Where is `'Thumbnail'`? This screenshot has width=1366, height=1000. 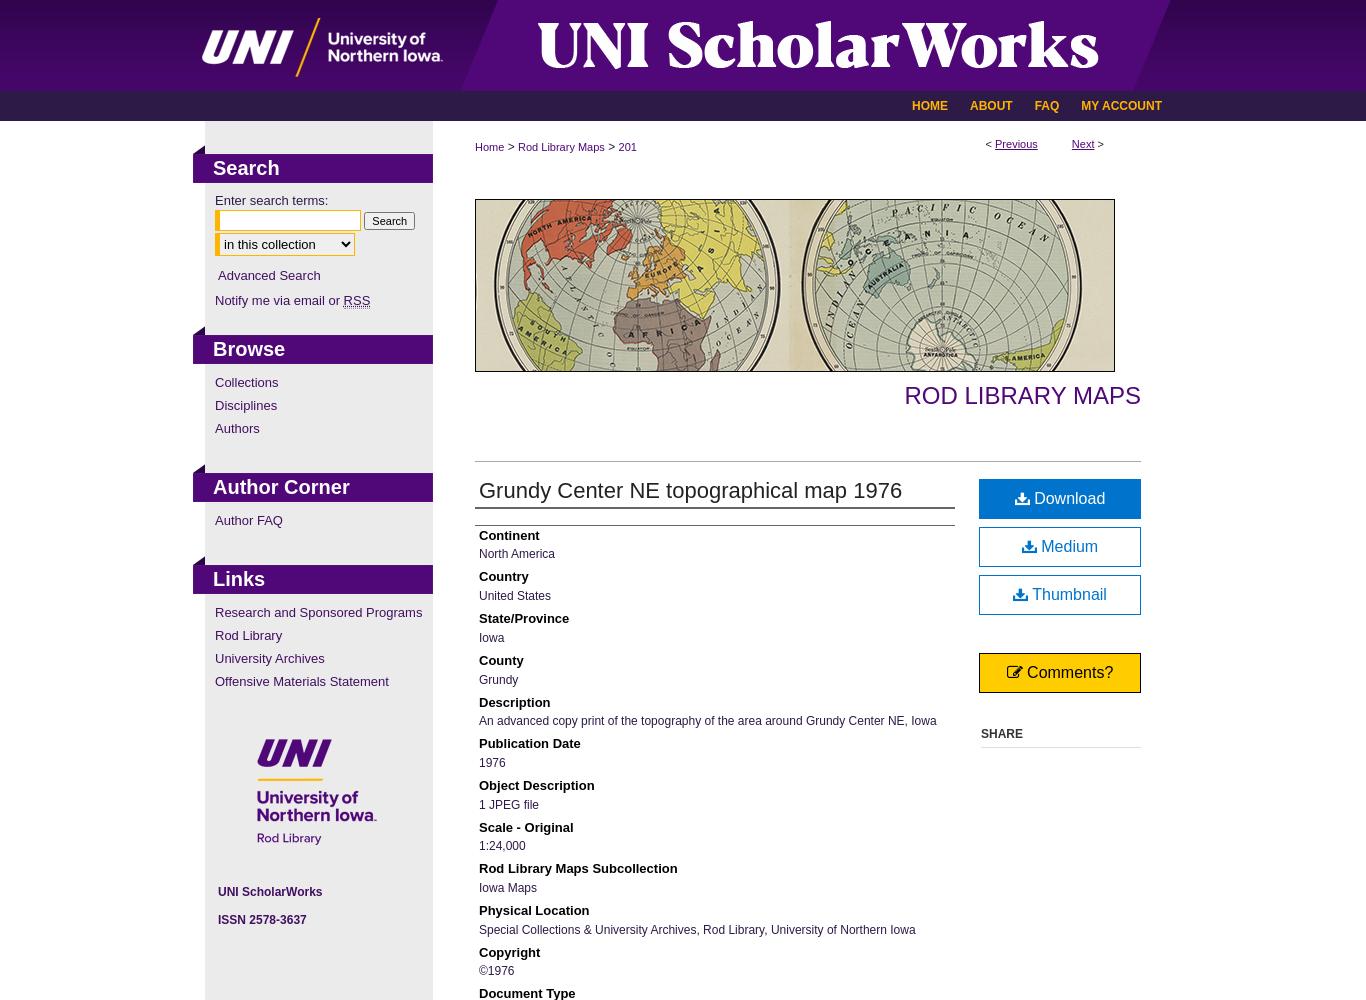
'Thumbnail' is located at coordinates (1065, 592).